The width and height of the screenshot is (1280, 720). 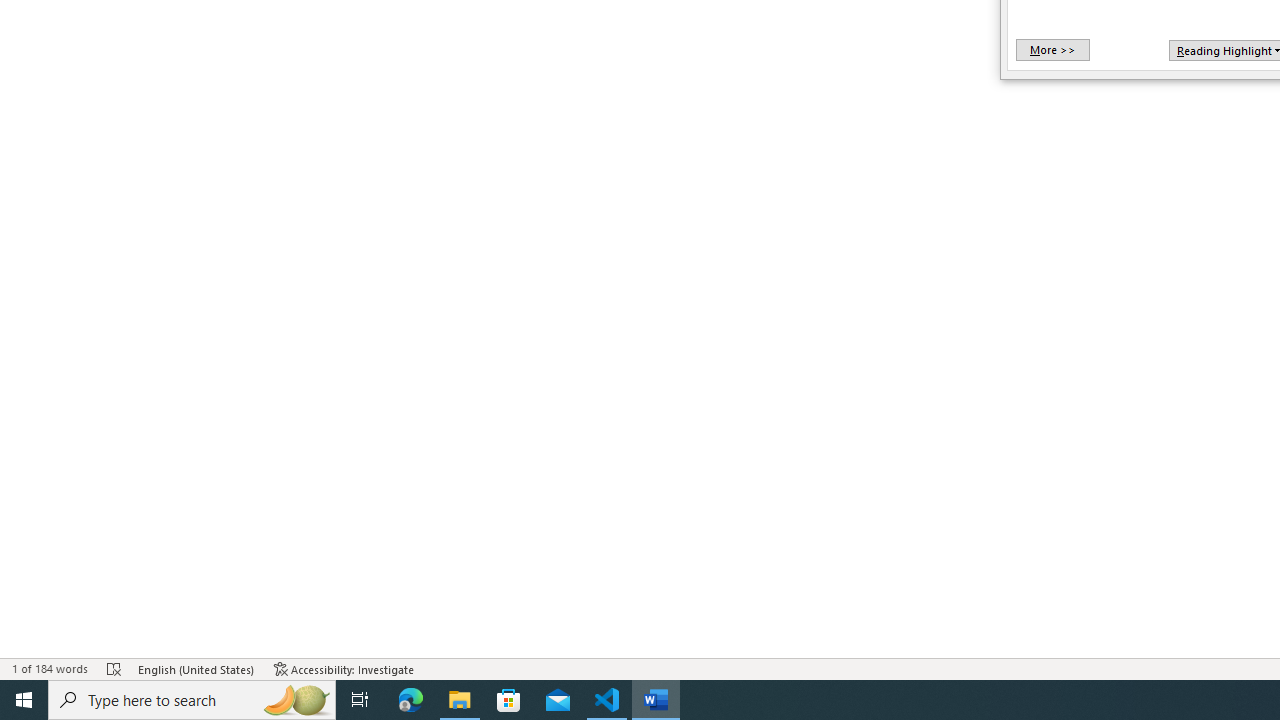 What do you see at coordinates (359, 698) in the screenshot?
I see `'Task View'` at bounding box center [359, 698].